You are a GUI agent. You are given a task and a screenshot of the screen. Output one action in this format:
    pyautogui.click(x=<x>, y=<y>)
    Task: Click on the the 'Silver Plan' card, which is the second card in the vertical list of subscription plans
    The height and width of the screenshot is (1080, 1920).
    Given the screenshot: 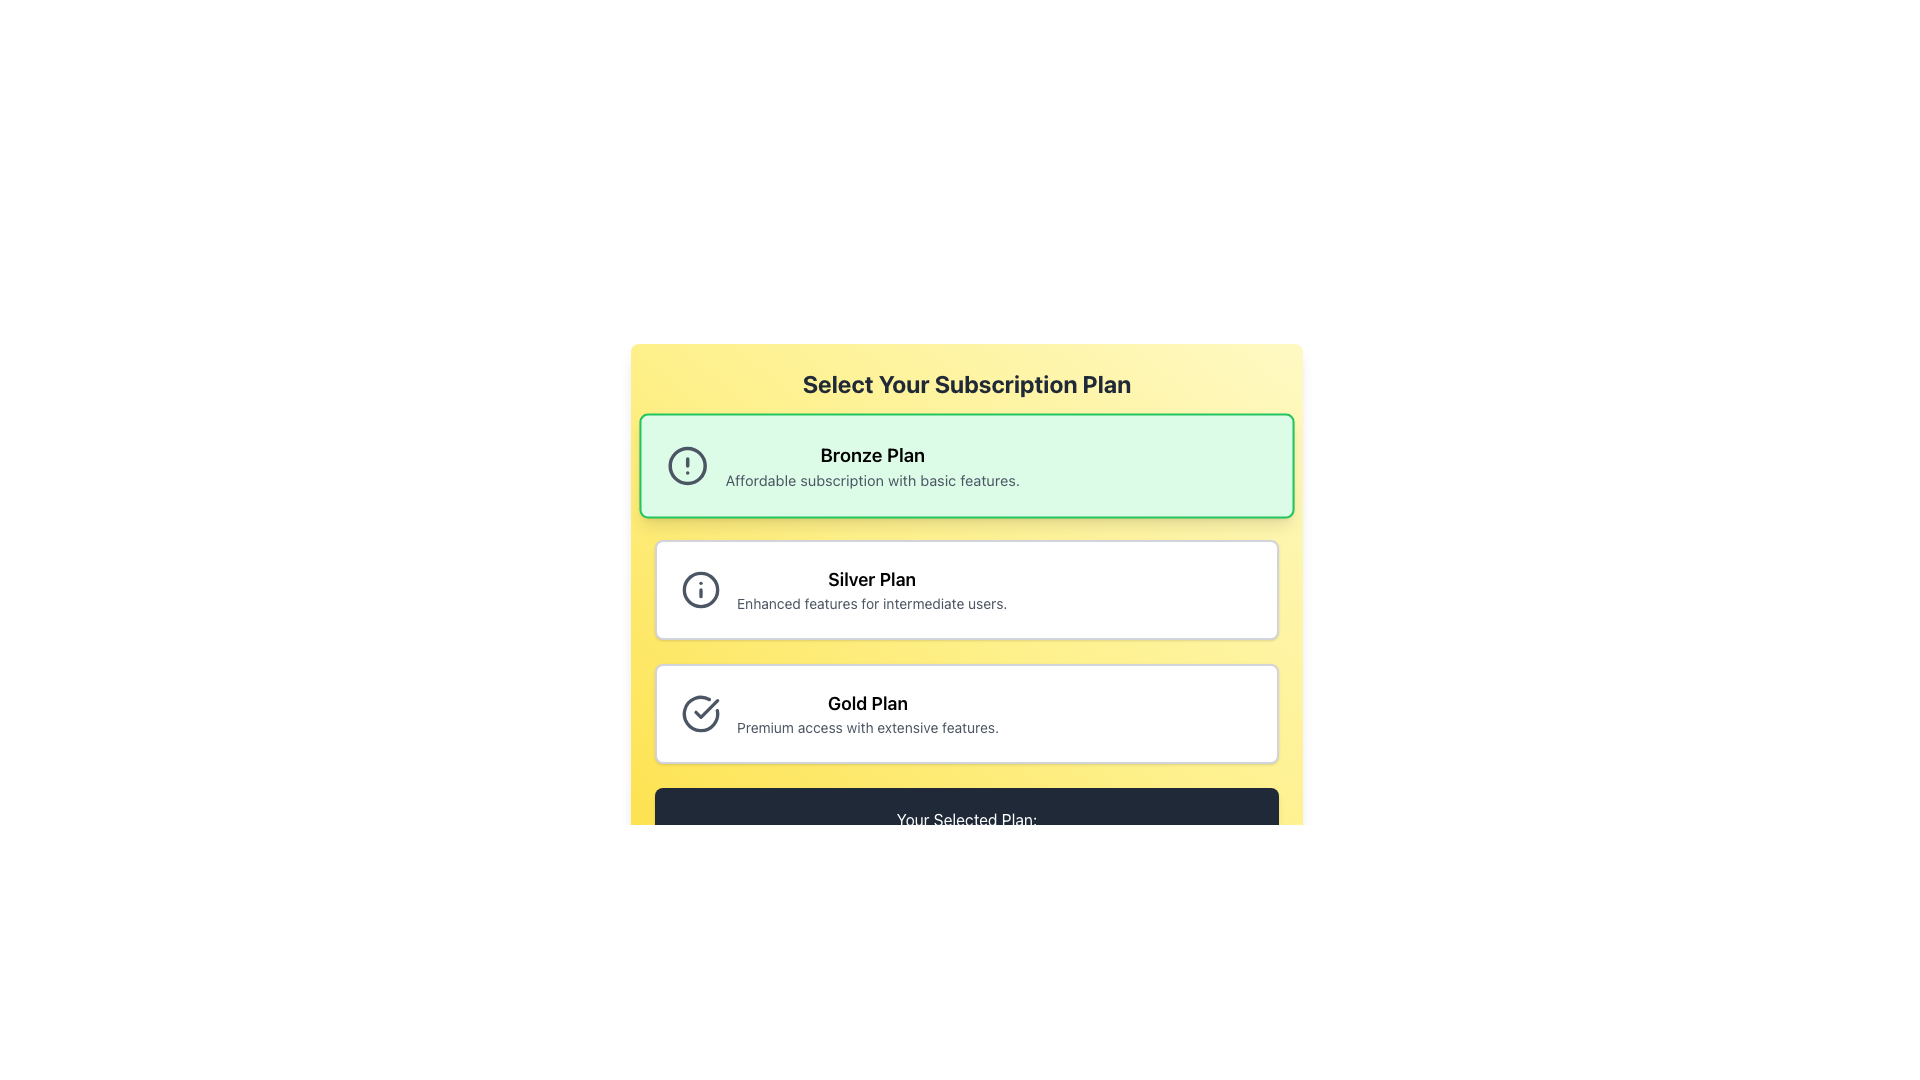 What is the action you would take?
    pyautogui.click(x=966, y=589)
    